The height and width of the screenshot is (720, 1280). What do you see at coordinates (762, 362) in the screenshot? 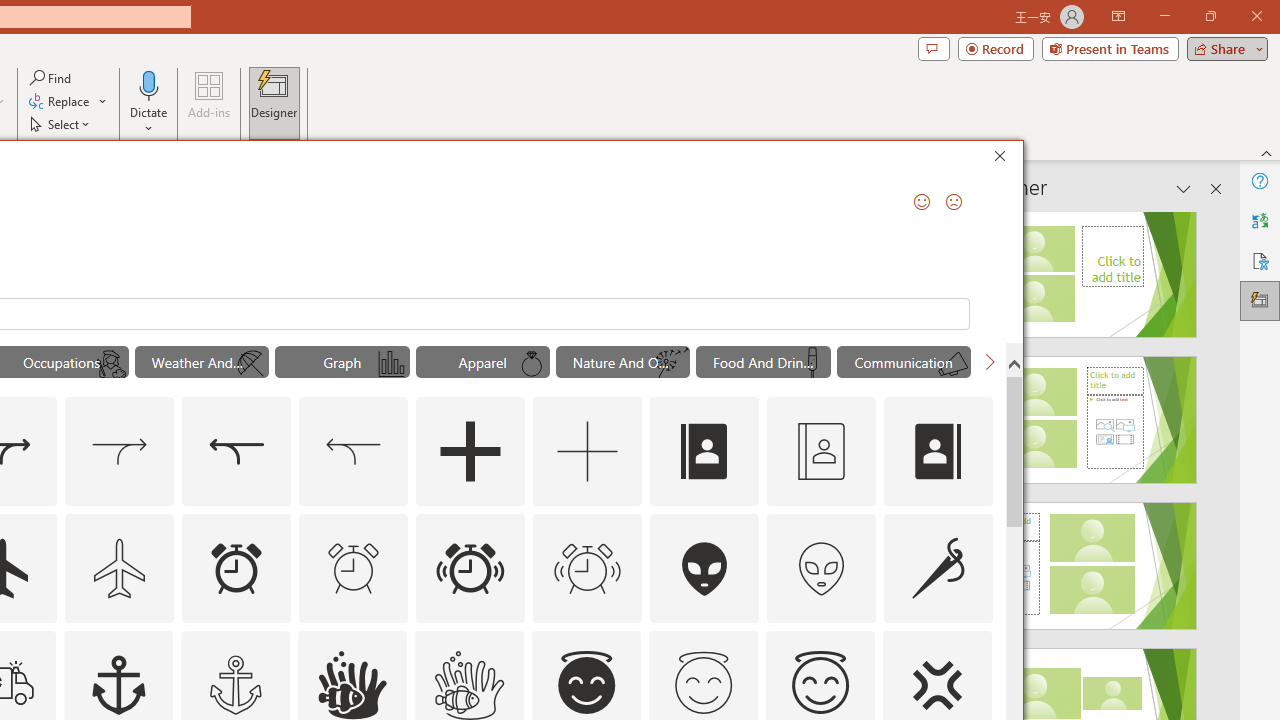
I see `'"Food And Drinks" Icons.'` at bounding box center [762, 362].